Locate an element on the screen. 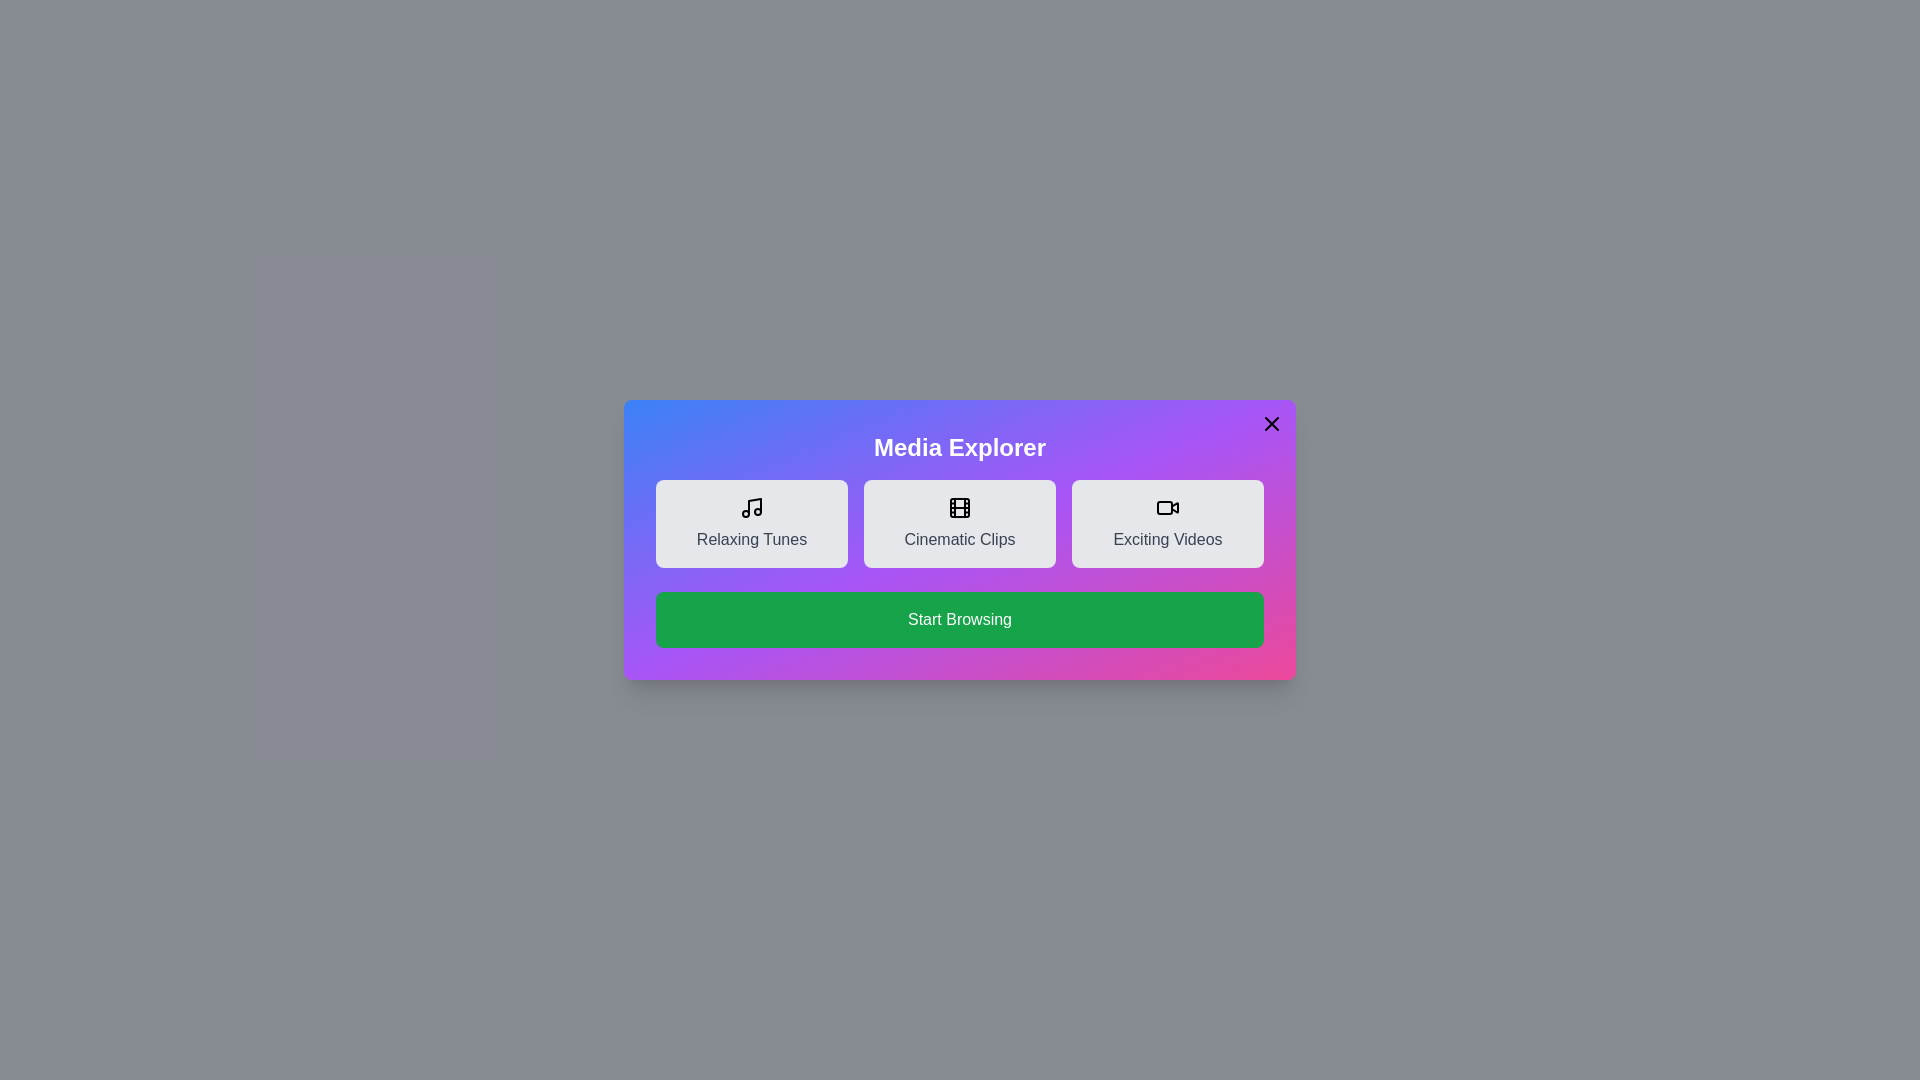 The height and width of the screenshot is (1080, 1920). the close button located at the top-right corner of the dialog is located at coordinates (1271, 423).